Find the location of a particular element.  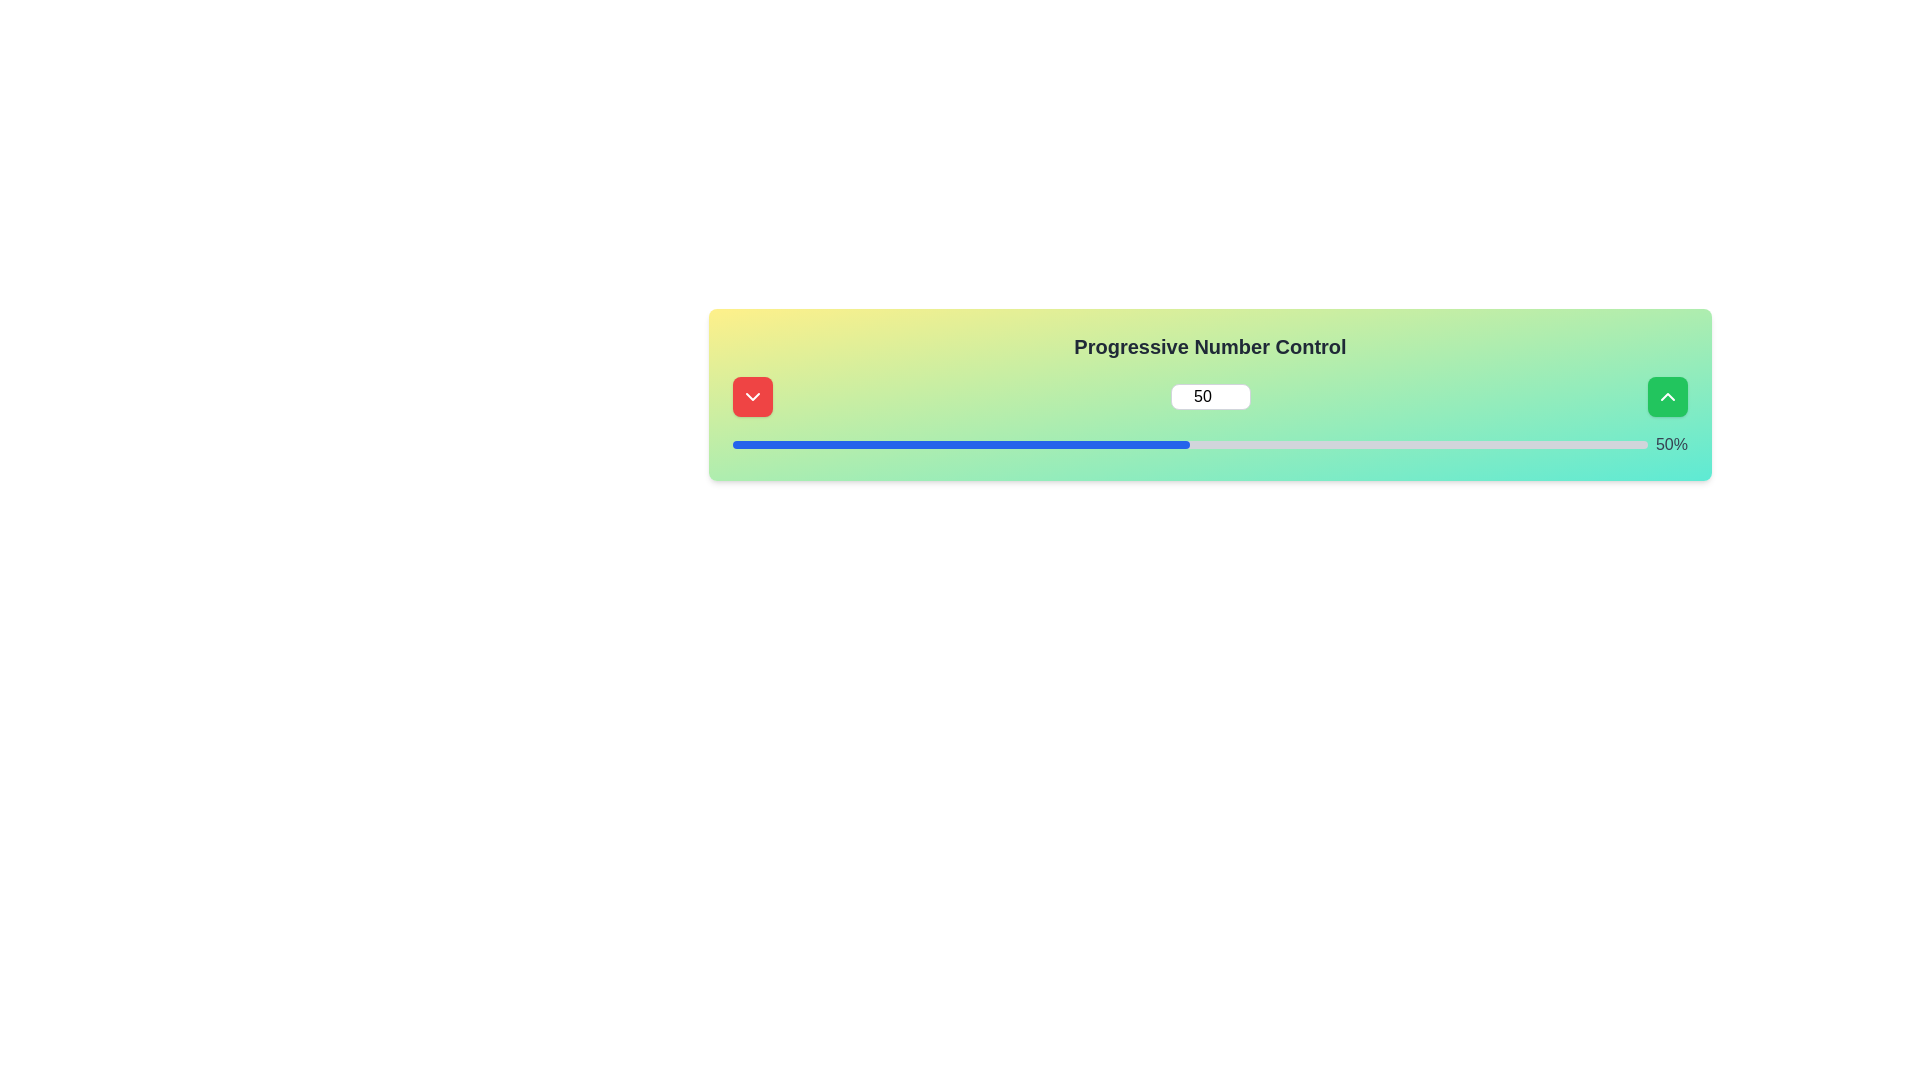

the slider value is located at coordinates (1176, 443).